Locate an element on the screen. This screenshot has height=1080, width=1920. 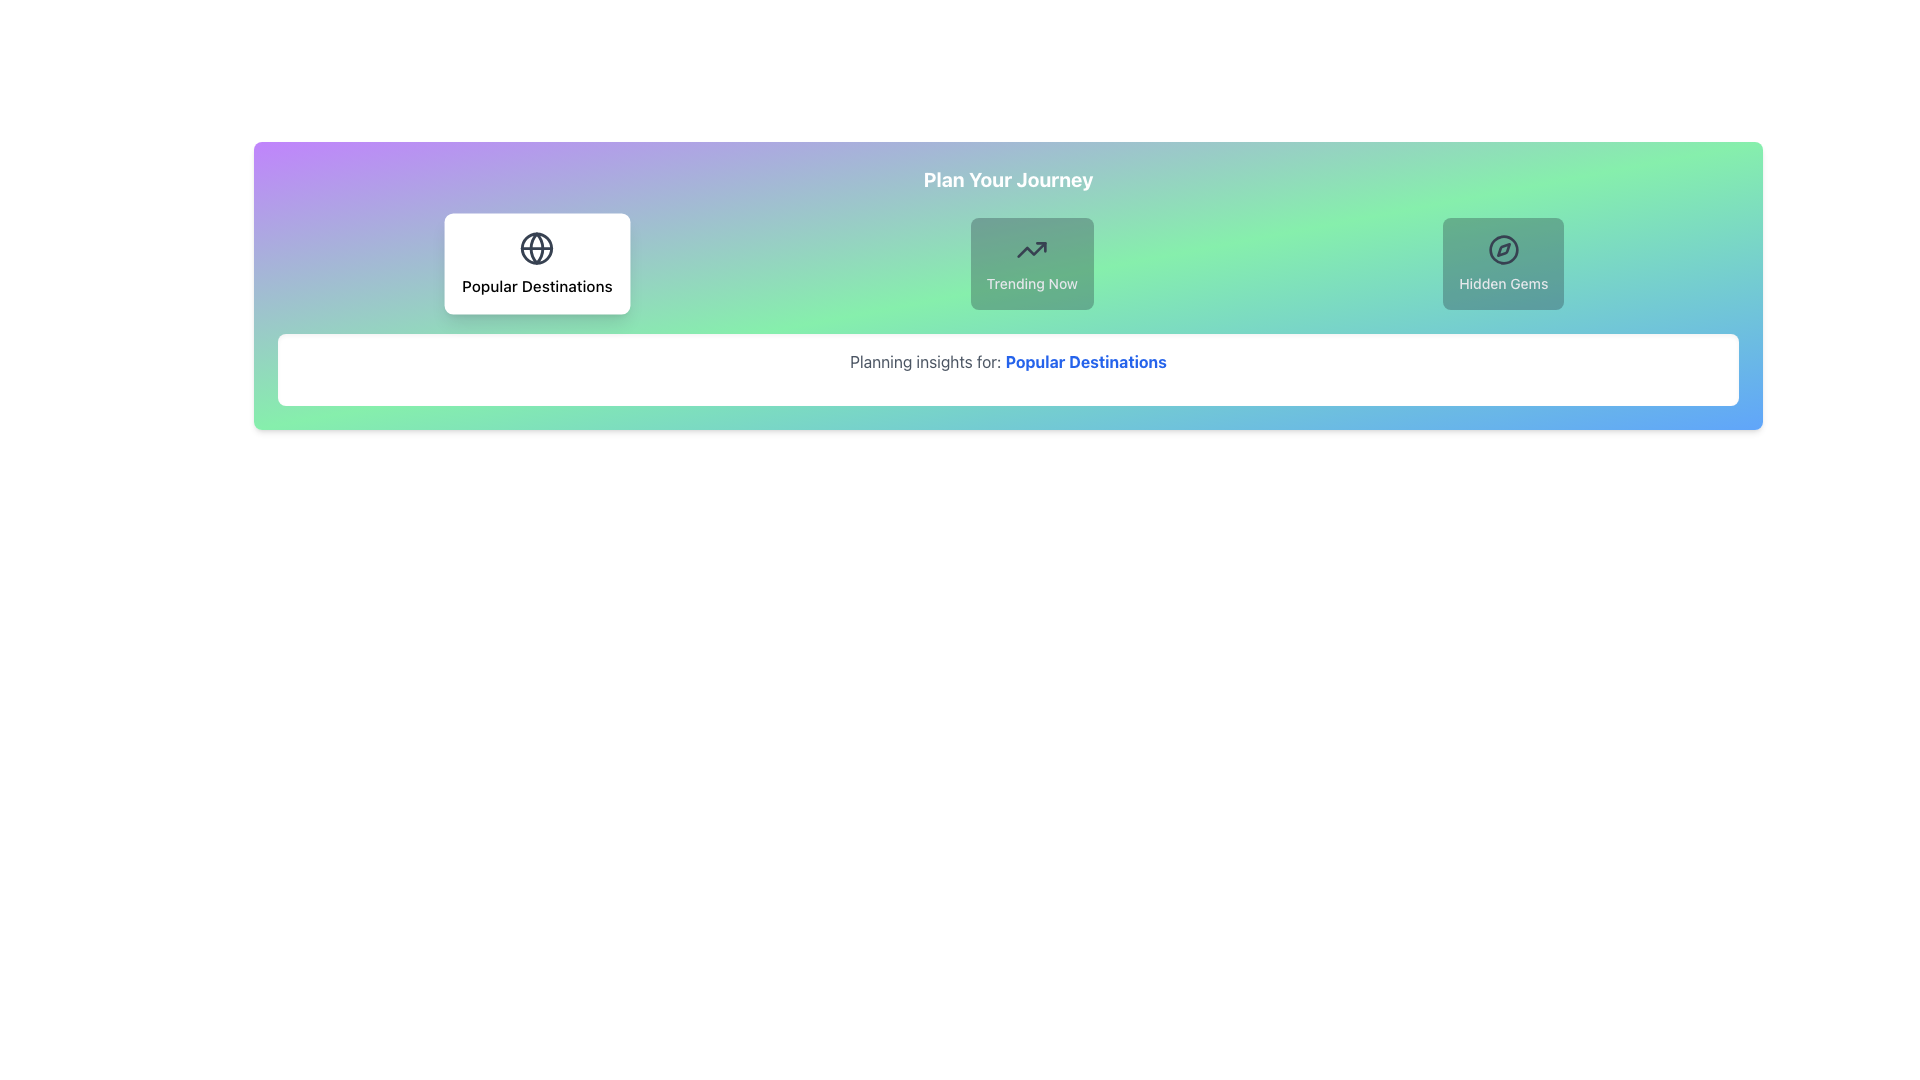
the decorative vector graphic representing a globe in the 'Popular Destinations' section, located to the left of the 'Plan Your Journey' title is located at coordinates (537, 247).